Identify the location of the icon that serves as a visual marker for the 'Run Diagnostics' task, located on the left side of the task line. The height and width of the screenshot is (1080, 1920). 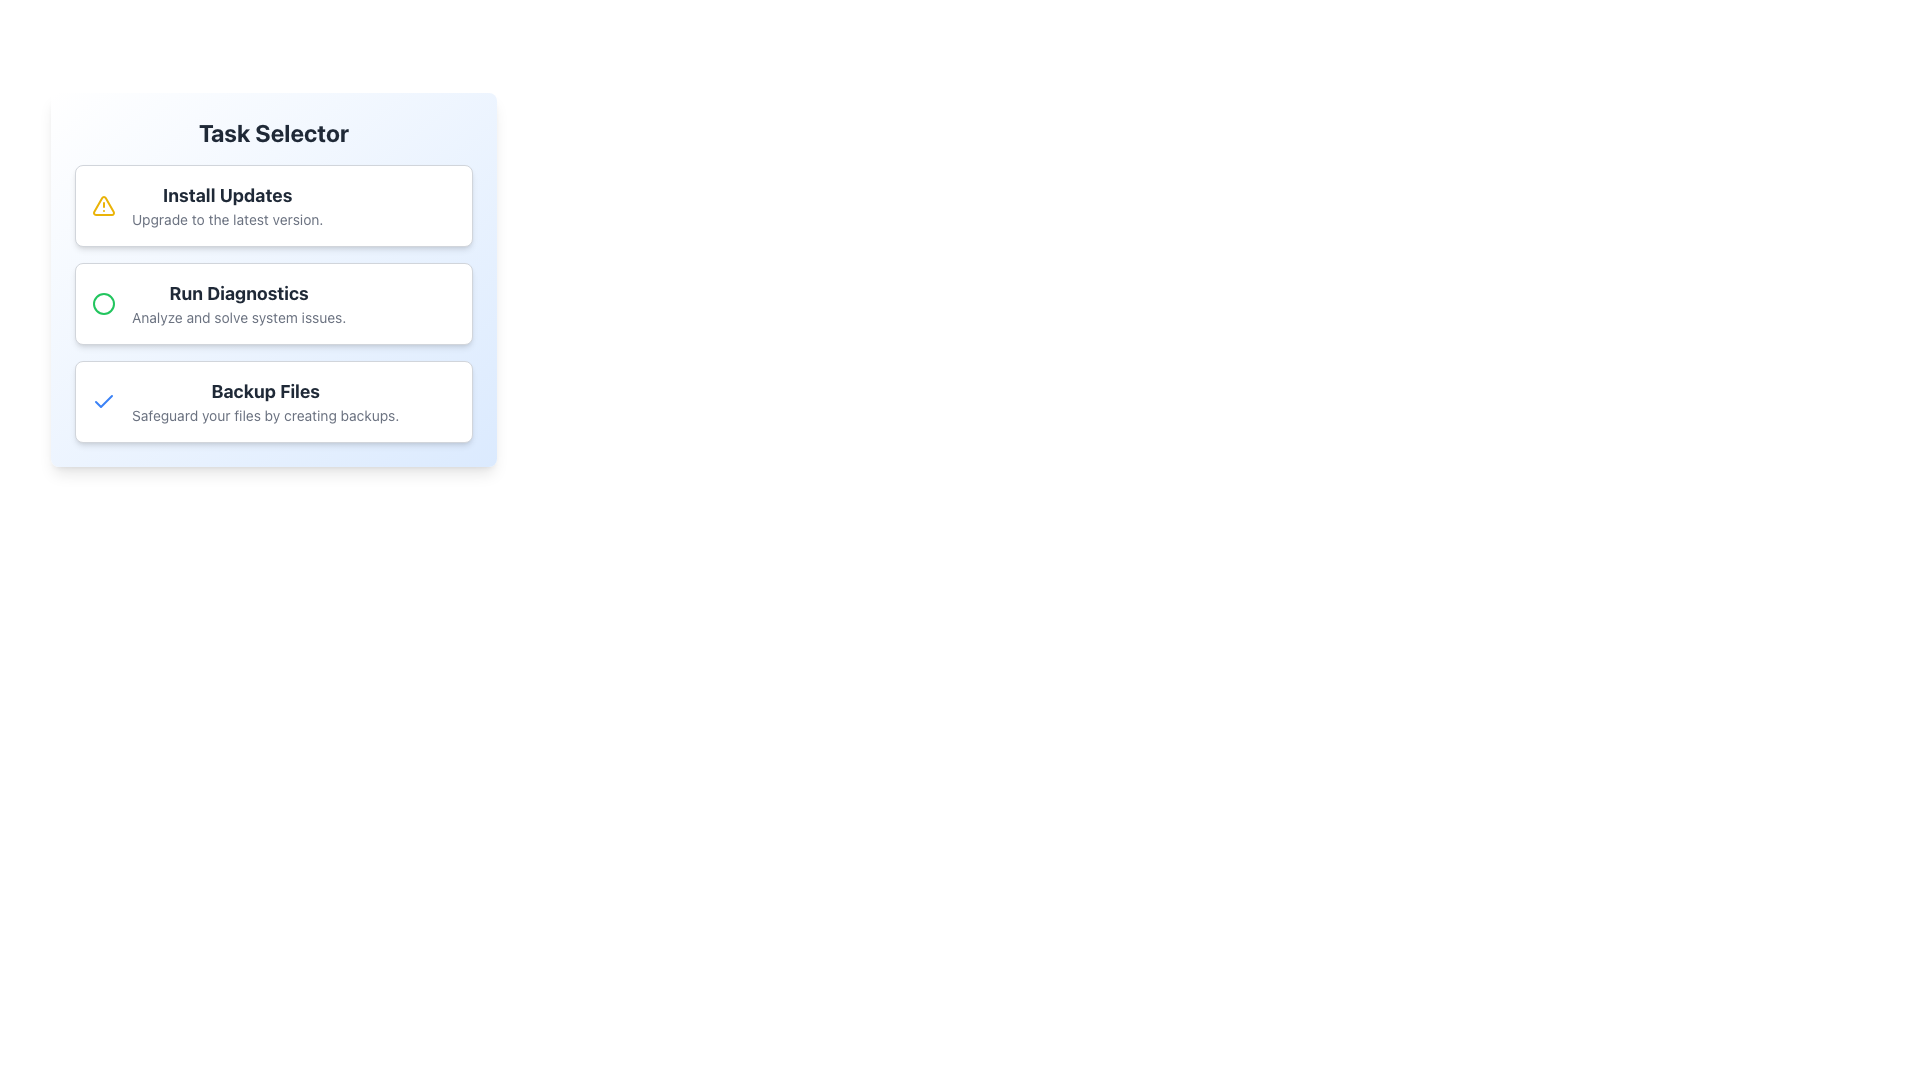
(103, 304).